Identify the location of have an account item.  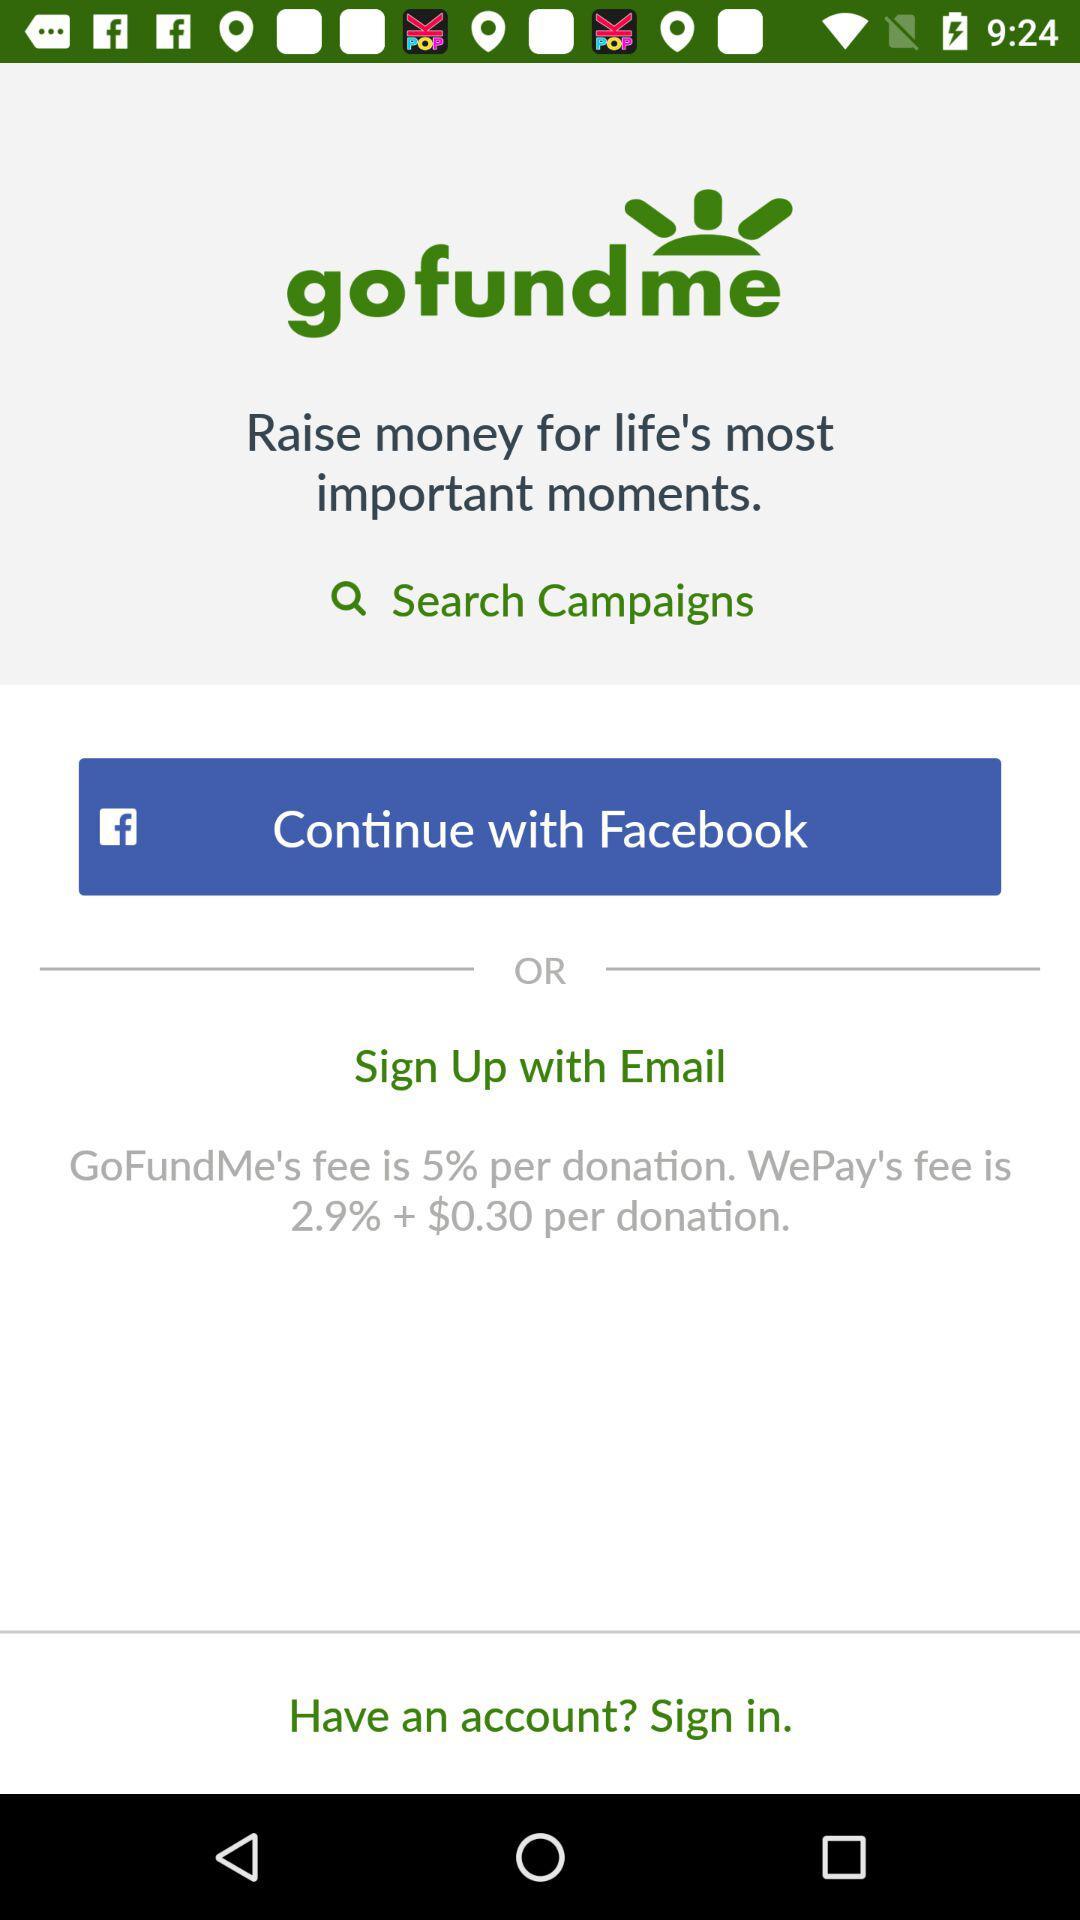
(540, 1712).